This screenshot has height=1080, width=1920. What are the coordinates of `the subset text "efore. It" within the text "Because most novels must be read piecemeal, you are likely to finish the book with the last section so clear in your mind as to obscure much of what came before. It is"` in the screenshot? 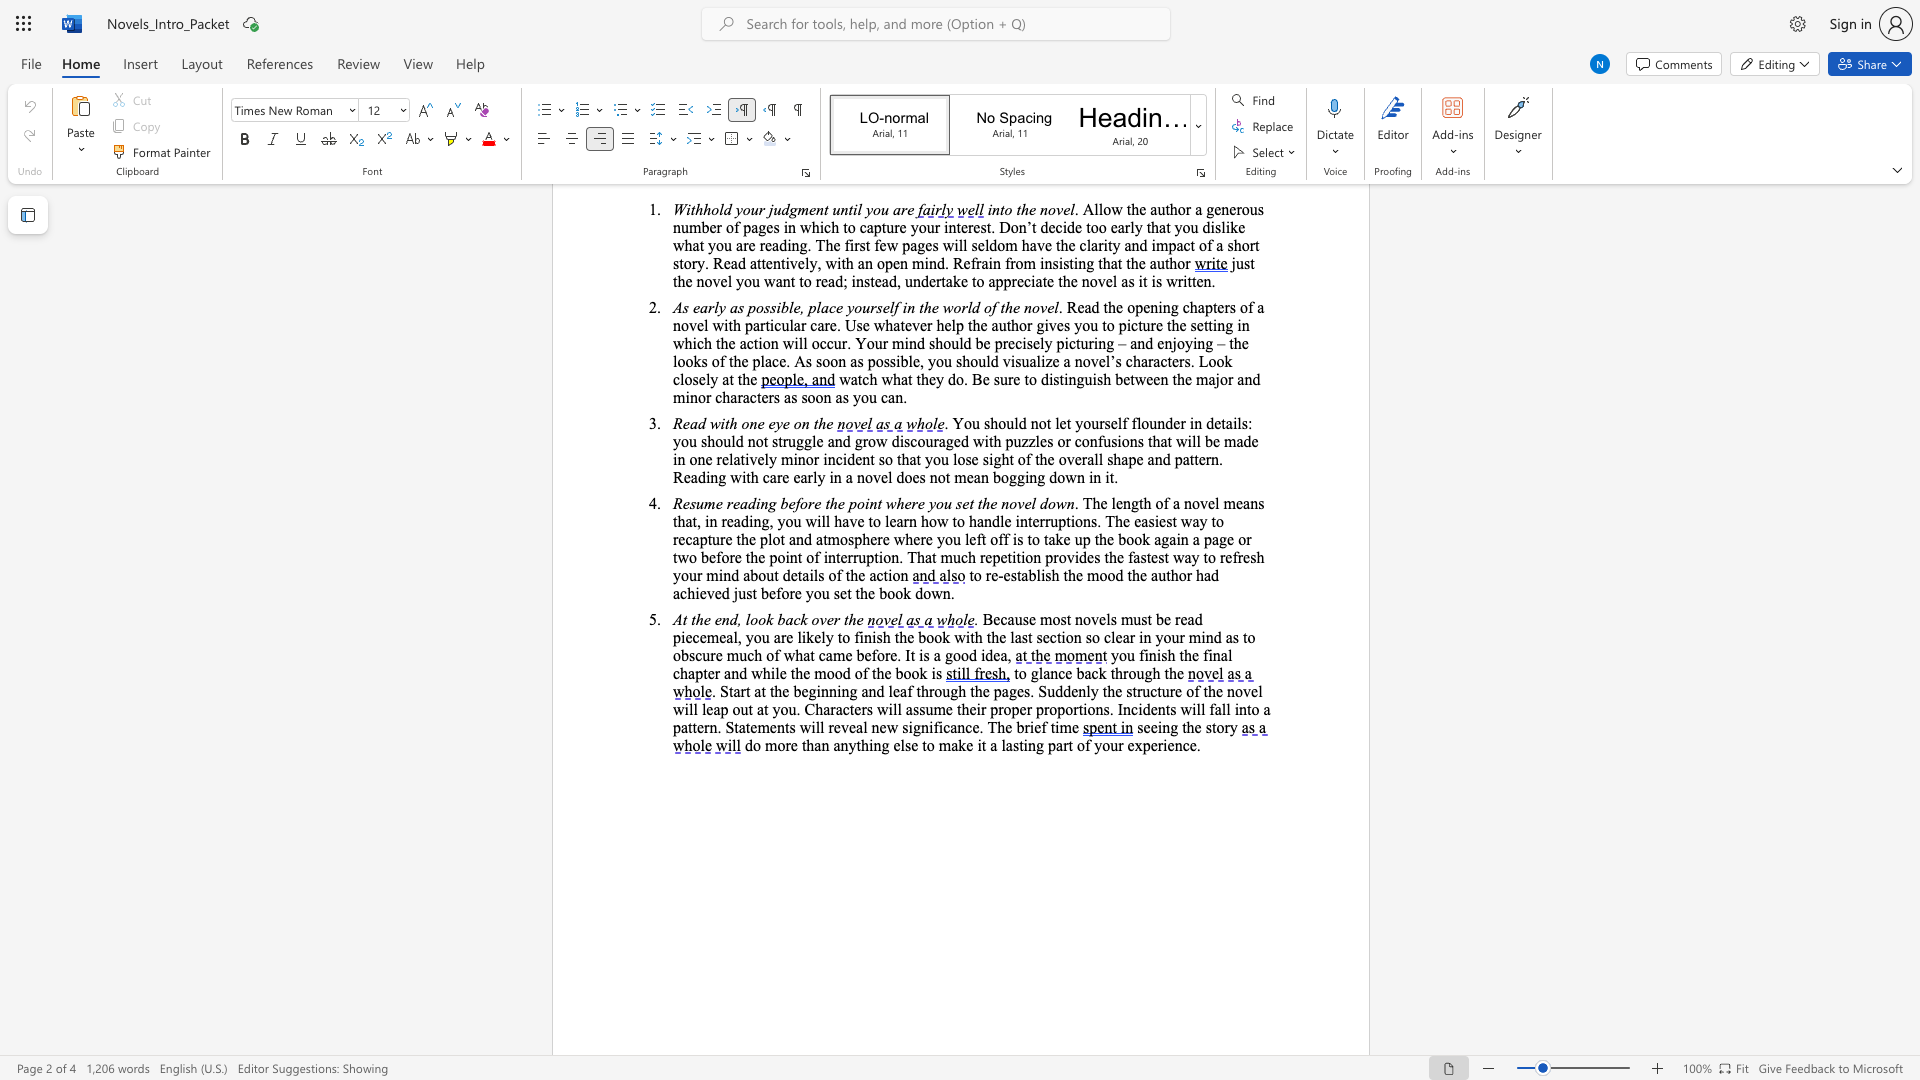 It's located at (864, 655).